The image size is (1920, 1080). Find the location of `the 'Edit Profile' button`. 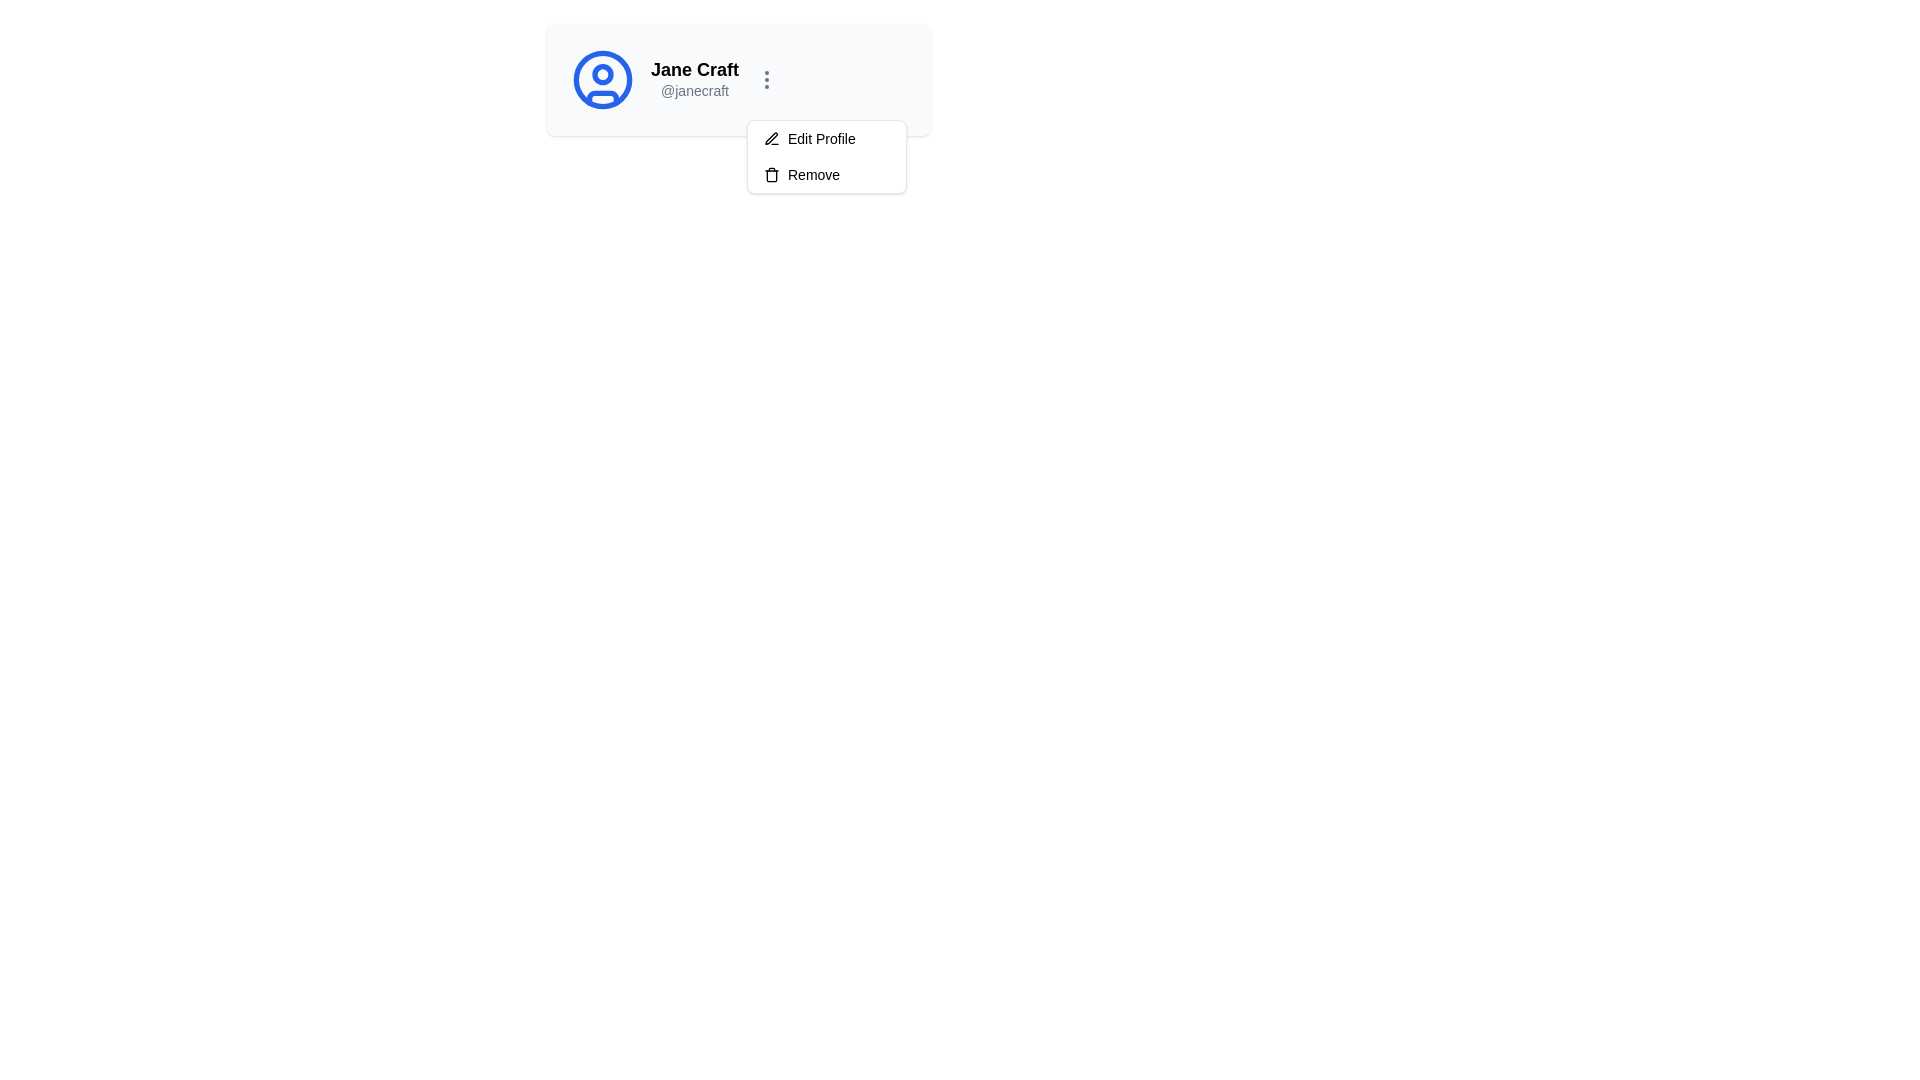

the 'Edit Profile' button is located at coordinates (826, 137).